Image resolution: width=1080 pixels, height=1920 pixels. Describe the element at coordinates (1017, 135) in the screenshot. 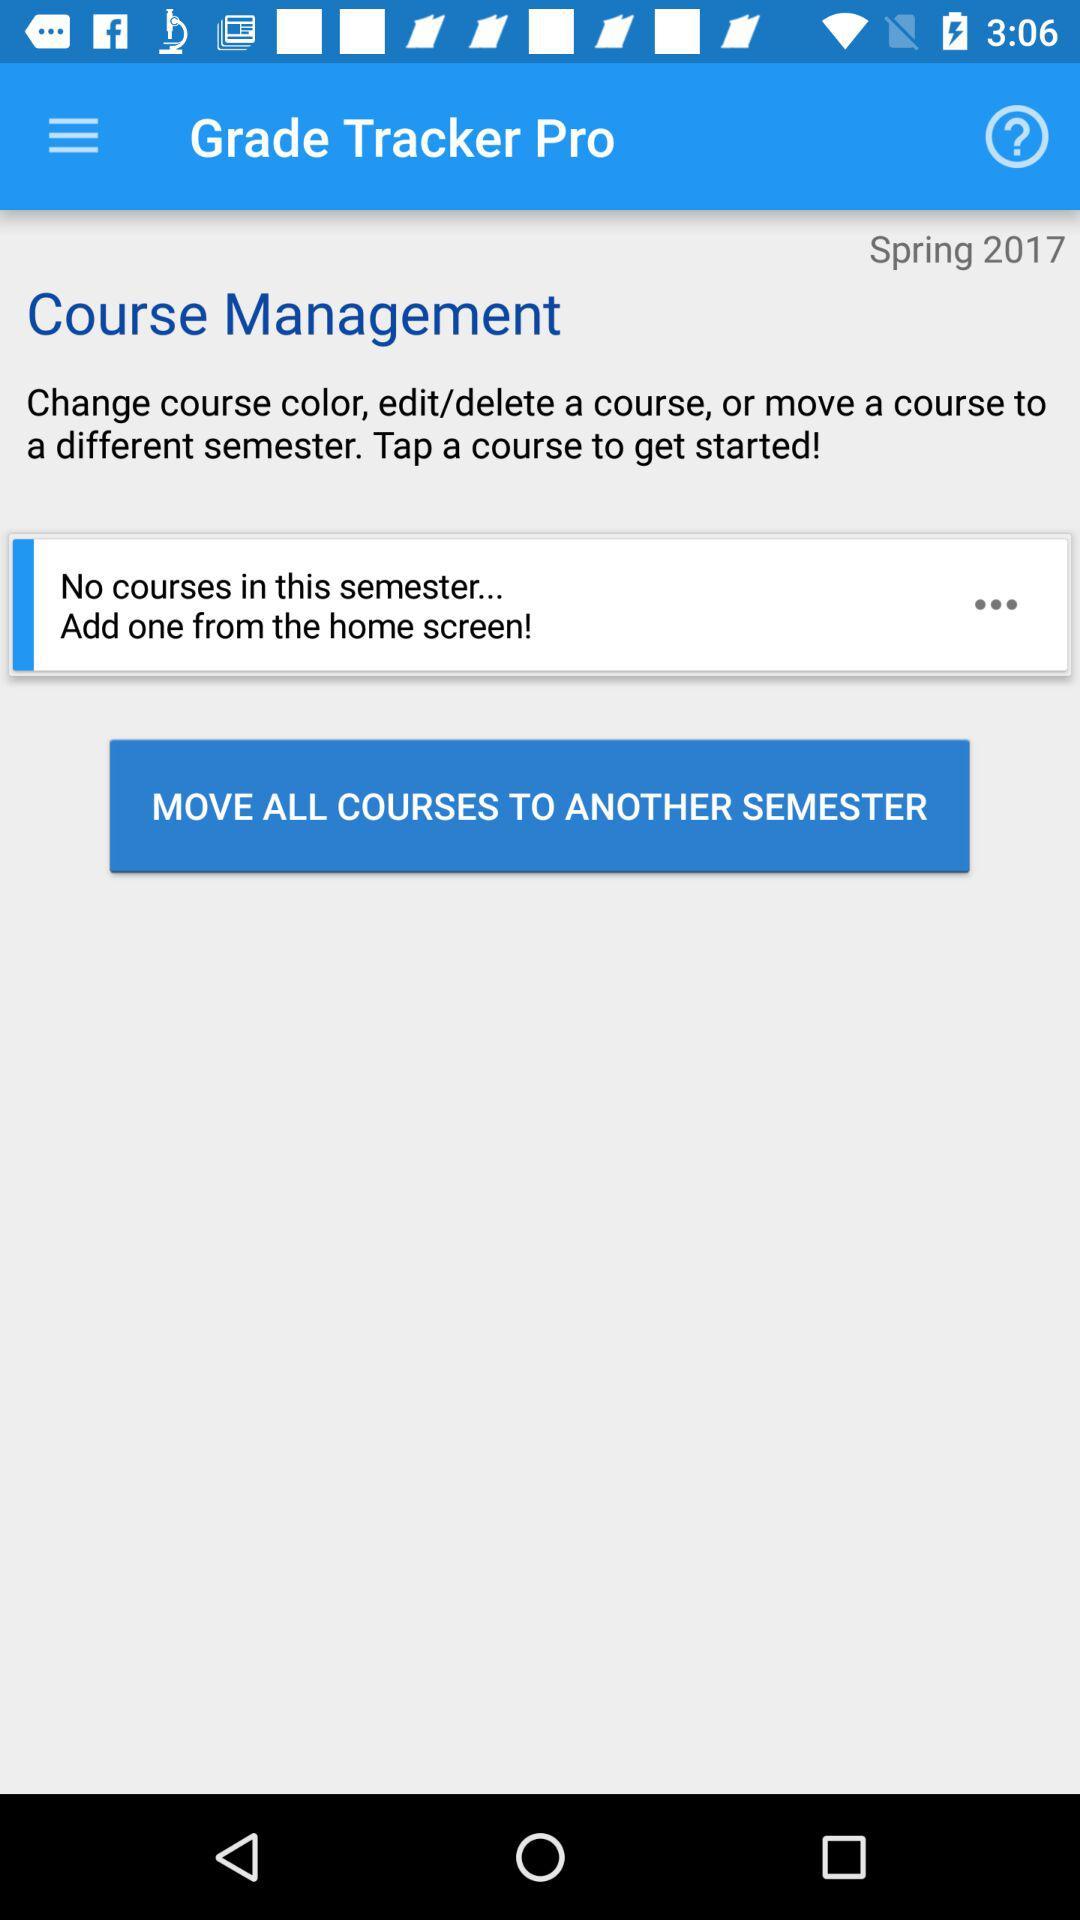

I see `the item next to the grade tracker pro icon` at that location.